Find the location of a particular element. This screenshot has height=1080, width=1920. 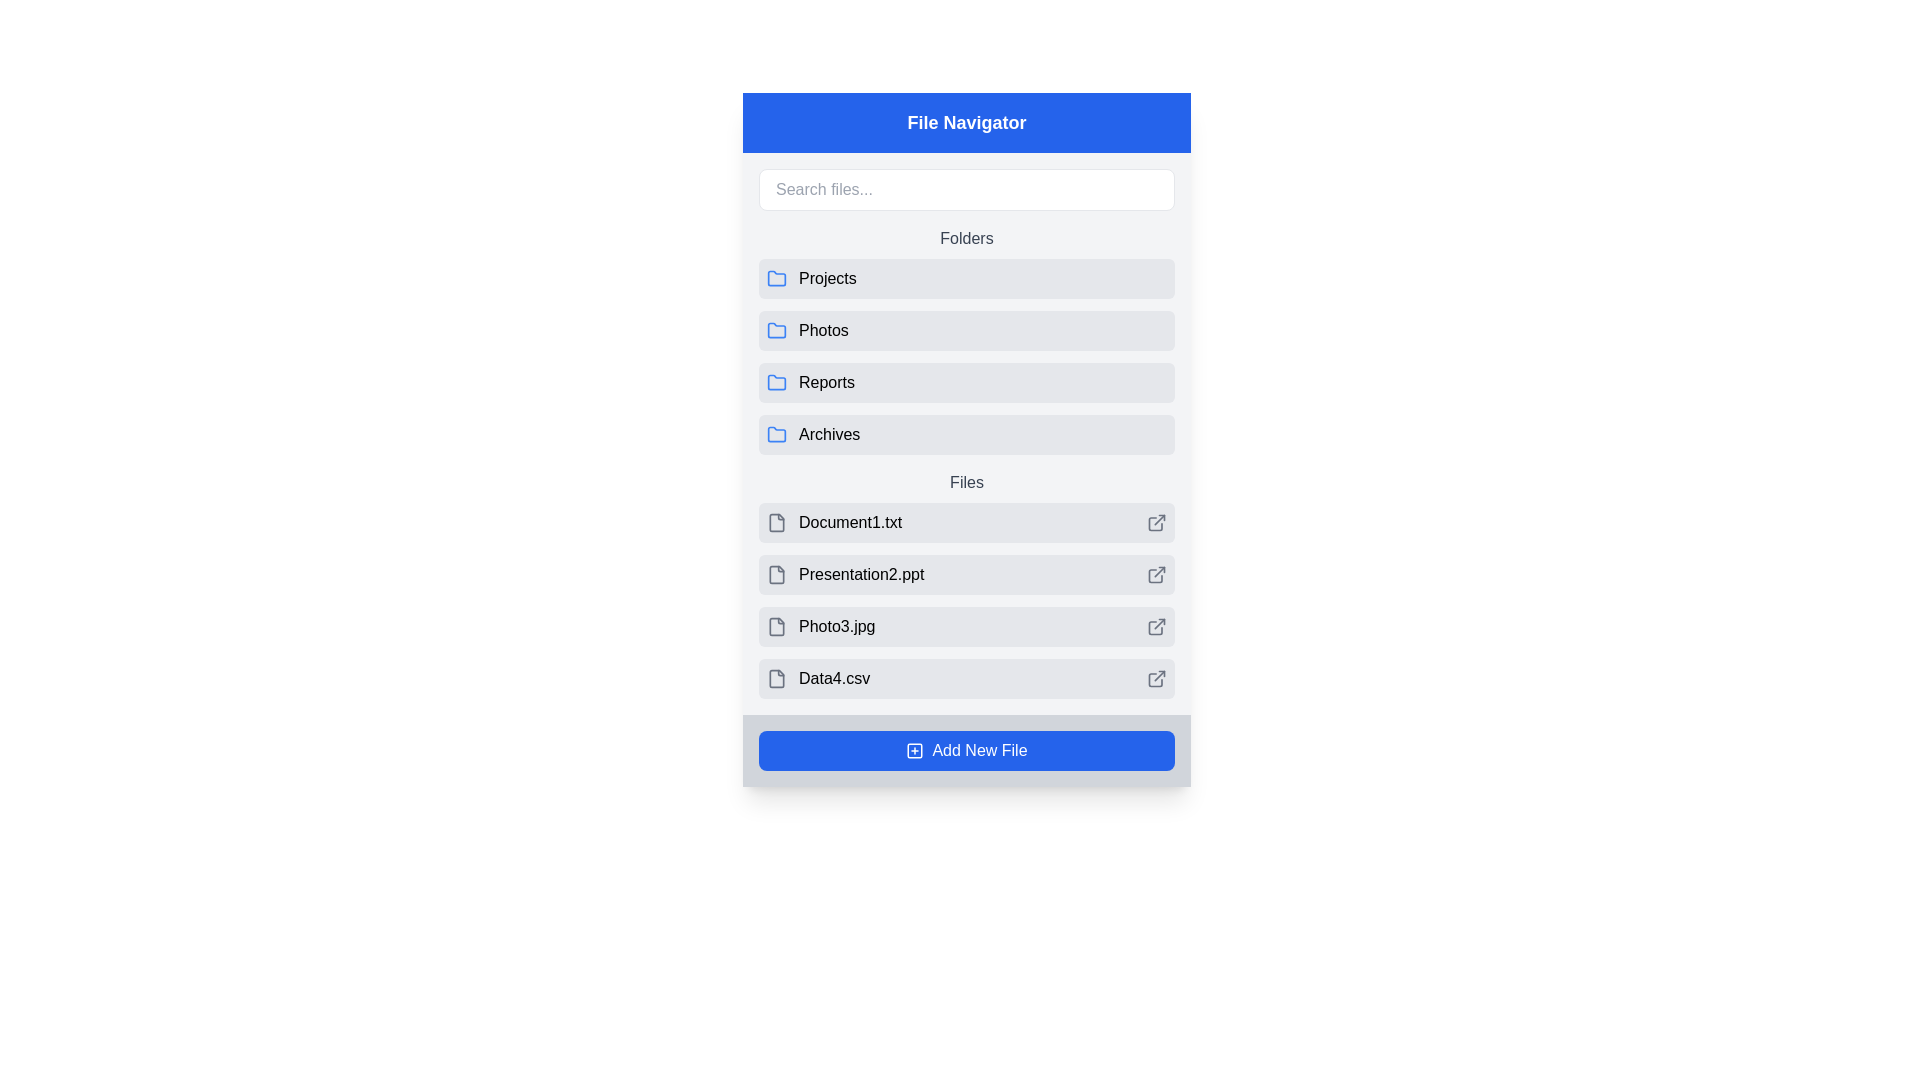

the icon indicating the action for adding a new file, which is adjacent to the text 'Add New File' at the bottom of the interface is located at coordinates (914, 751).